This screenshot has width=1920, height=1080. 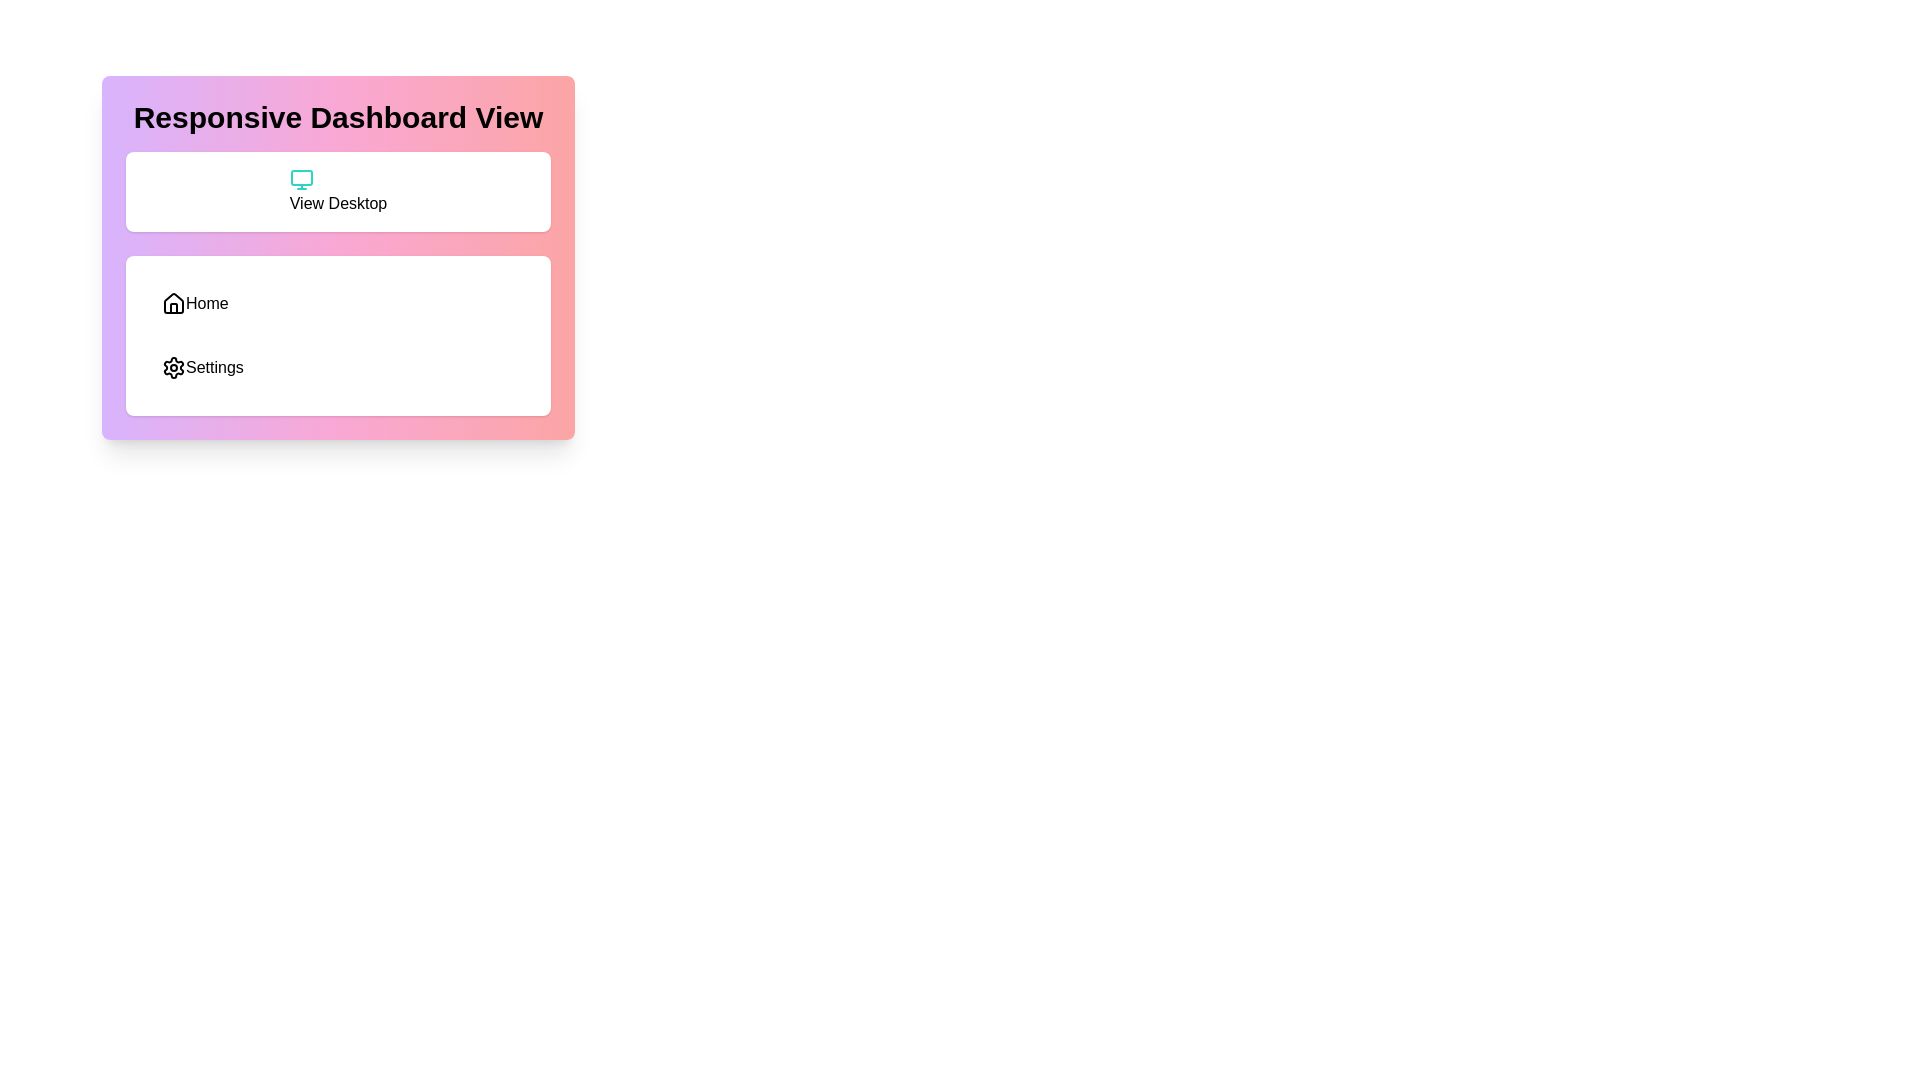 I want to click on the 'Home' button which contains a house icon and the text 'Home', so click(x=195, y=304).